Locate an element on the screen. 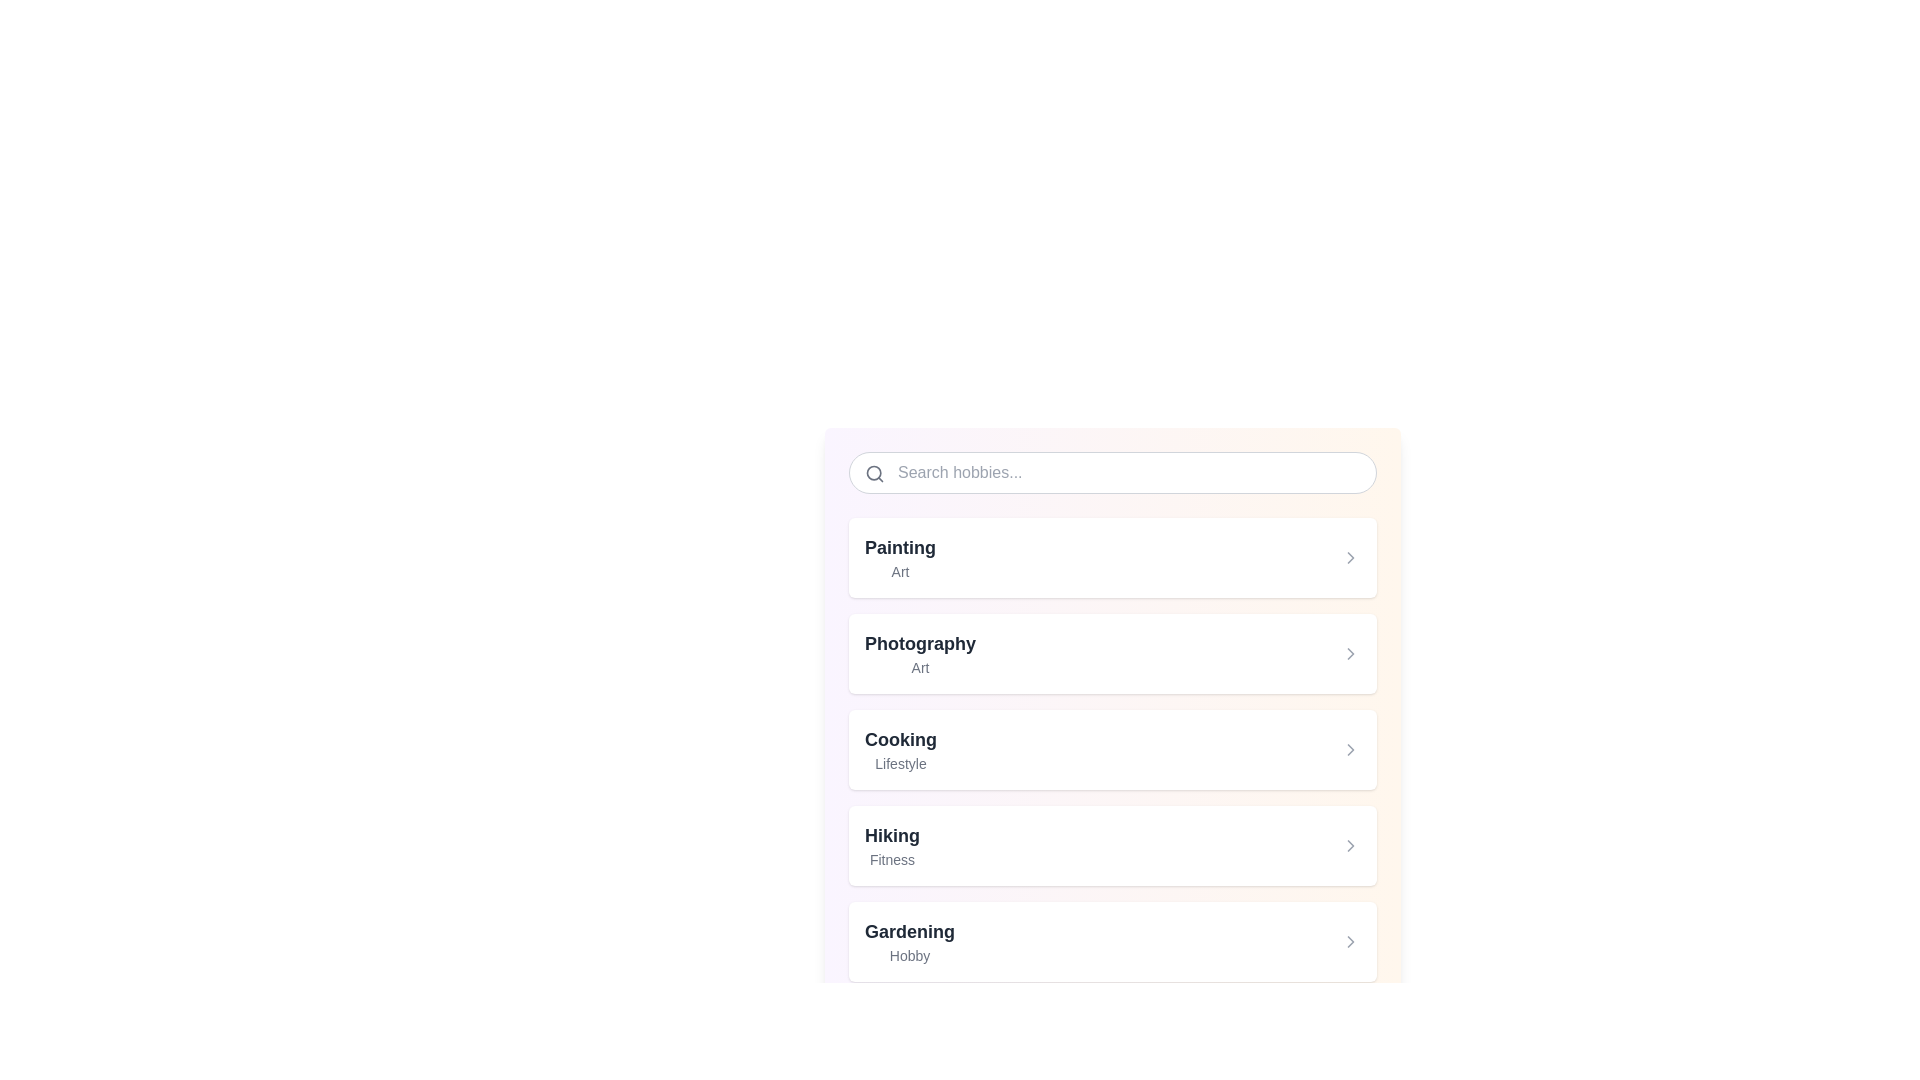  the small rightward-pointing arrow icon with rounded corners located at the far right edge of the 'GardeningHobby' list item to proceed to the Gardening details is located at coordinates (1350, 941).